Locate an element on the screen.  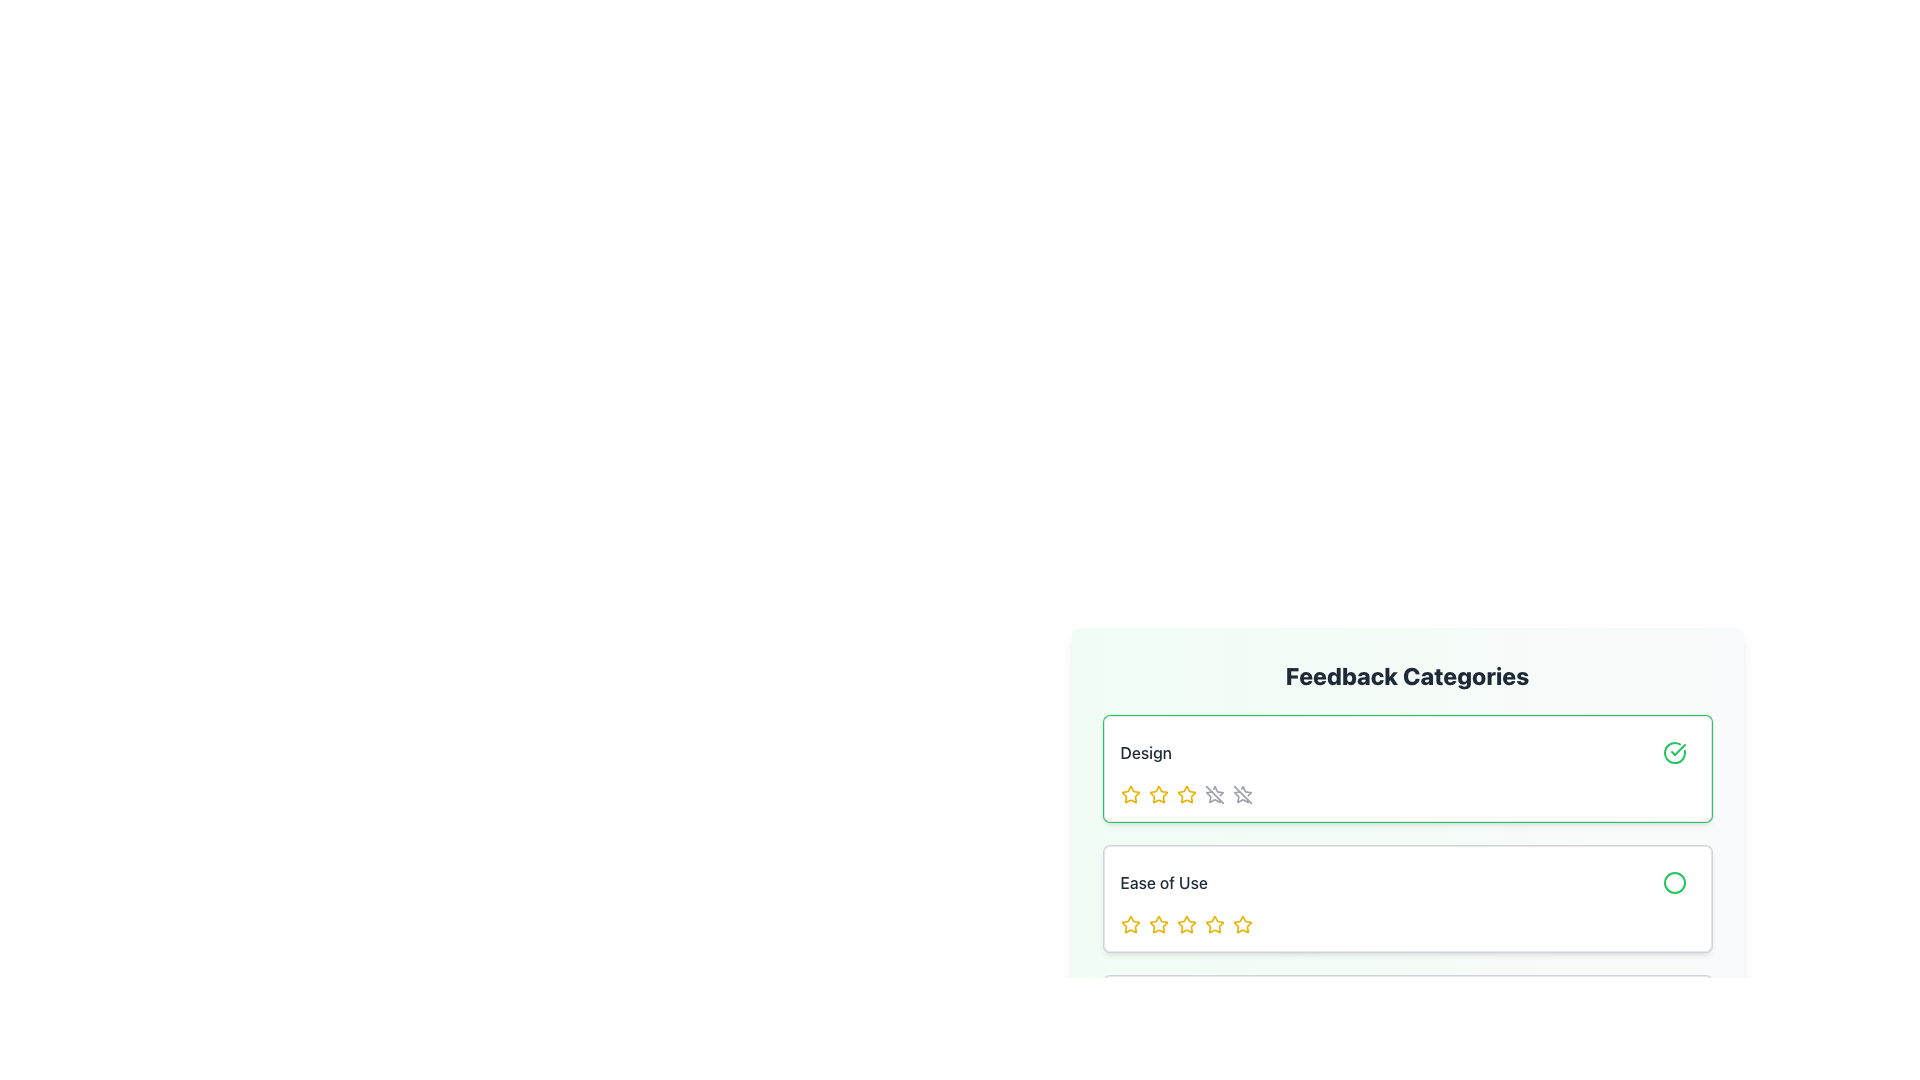
to select the fourth star in the five-star rating row located in the 'Design' feedback category section for a rating is located at coordinates (1213, 793).